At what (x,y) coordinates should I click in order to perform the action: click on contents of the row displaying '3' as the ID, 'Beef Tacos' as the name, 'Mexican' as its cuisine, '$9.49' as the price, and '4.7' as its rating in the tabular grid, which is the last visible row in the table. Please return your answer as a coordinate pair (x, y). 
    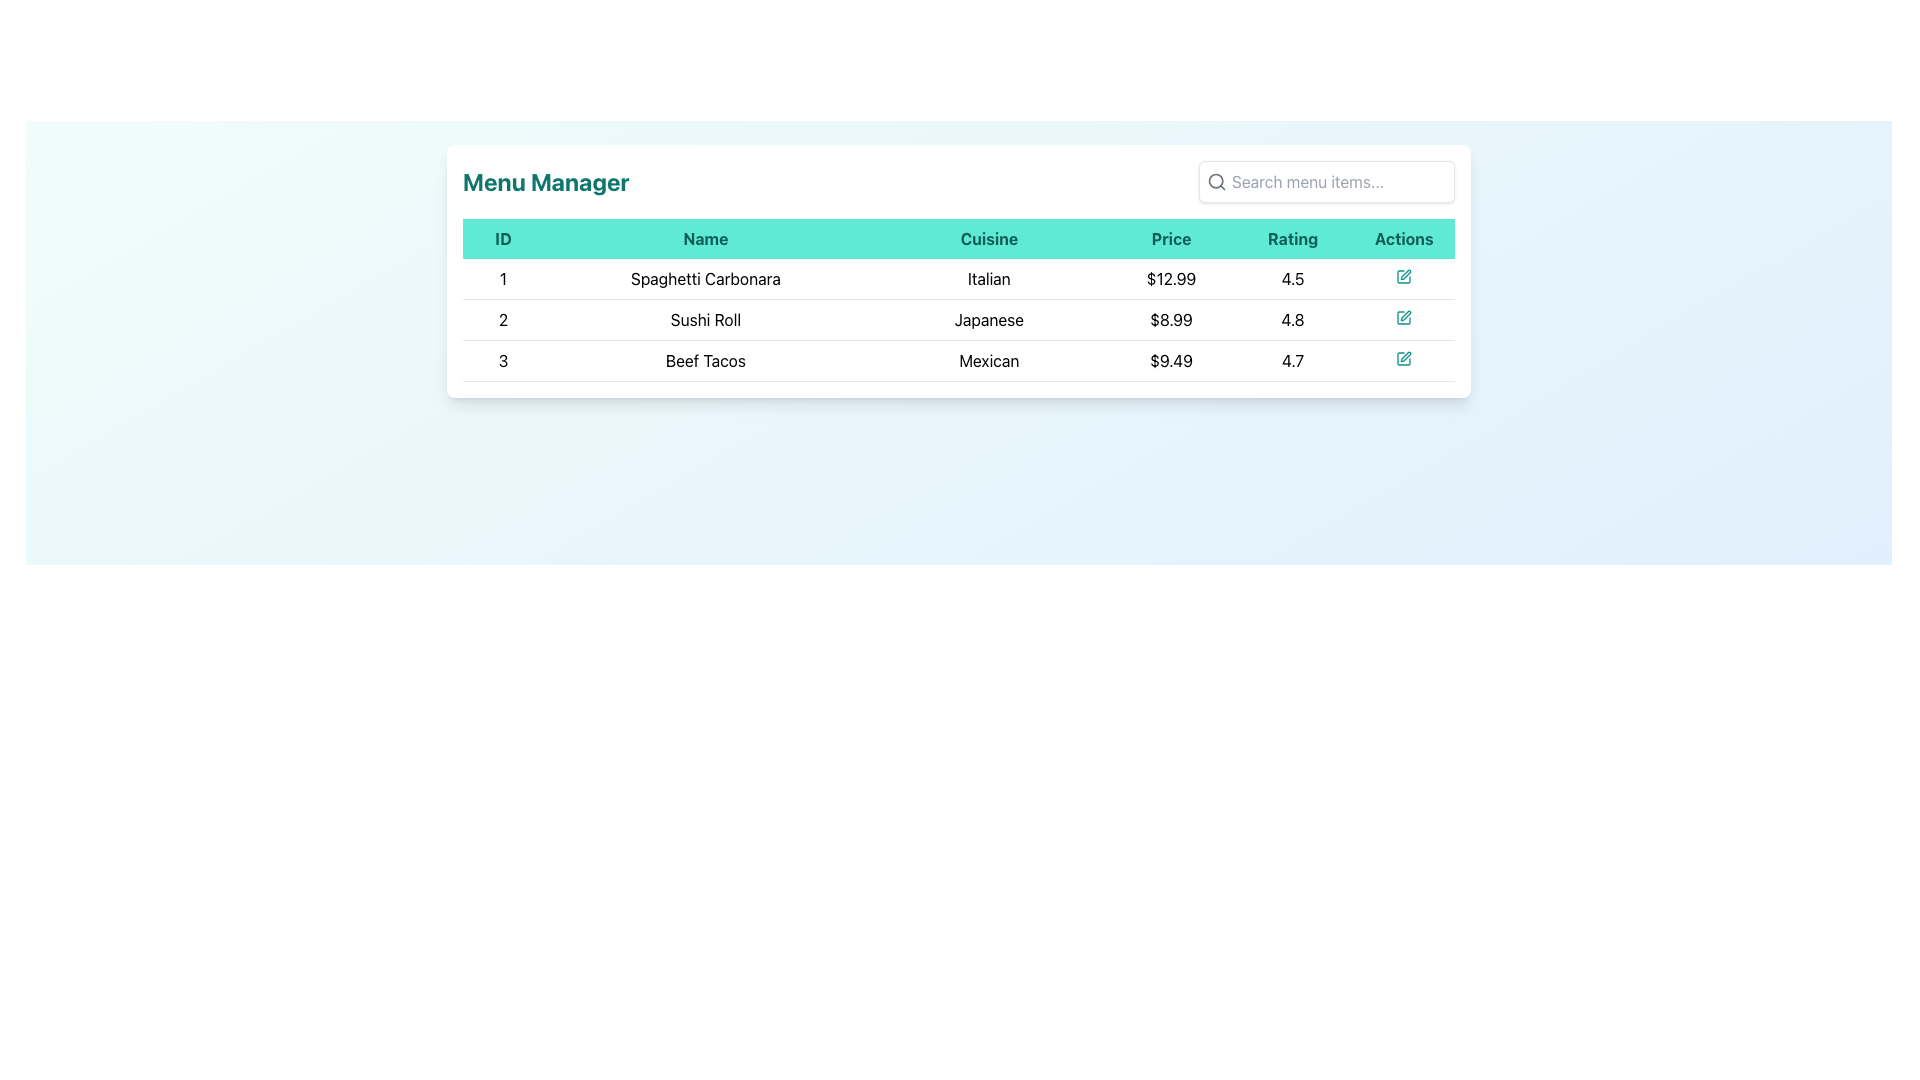
    Looking at the image, I should click on (958, 361).